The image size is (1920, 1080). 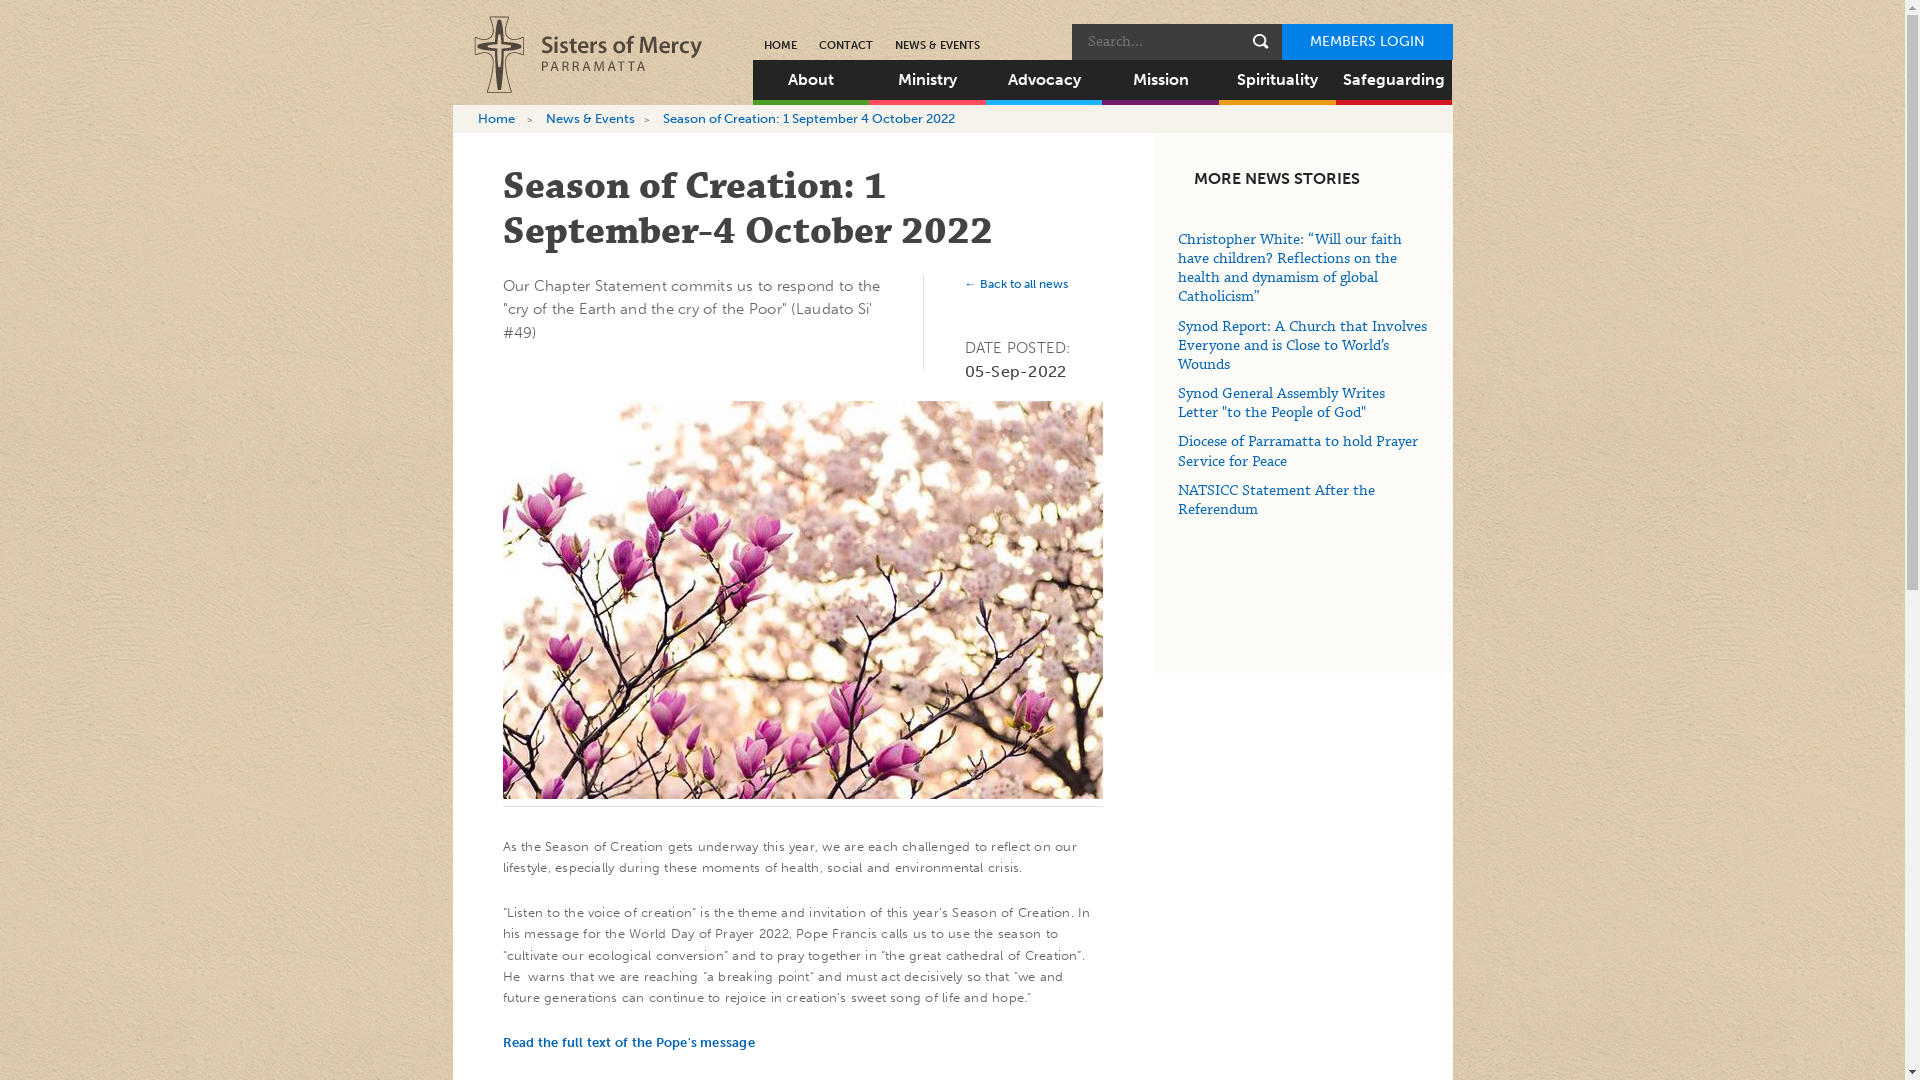 I want to click on 'MEMBERS LOGIN', so click(x=1366, y=42).